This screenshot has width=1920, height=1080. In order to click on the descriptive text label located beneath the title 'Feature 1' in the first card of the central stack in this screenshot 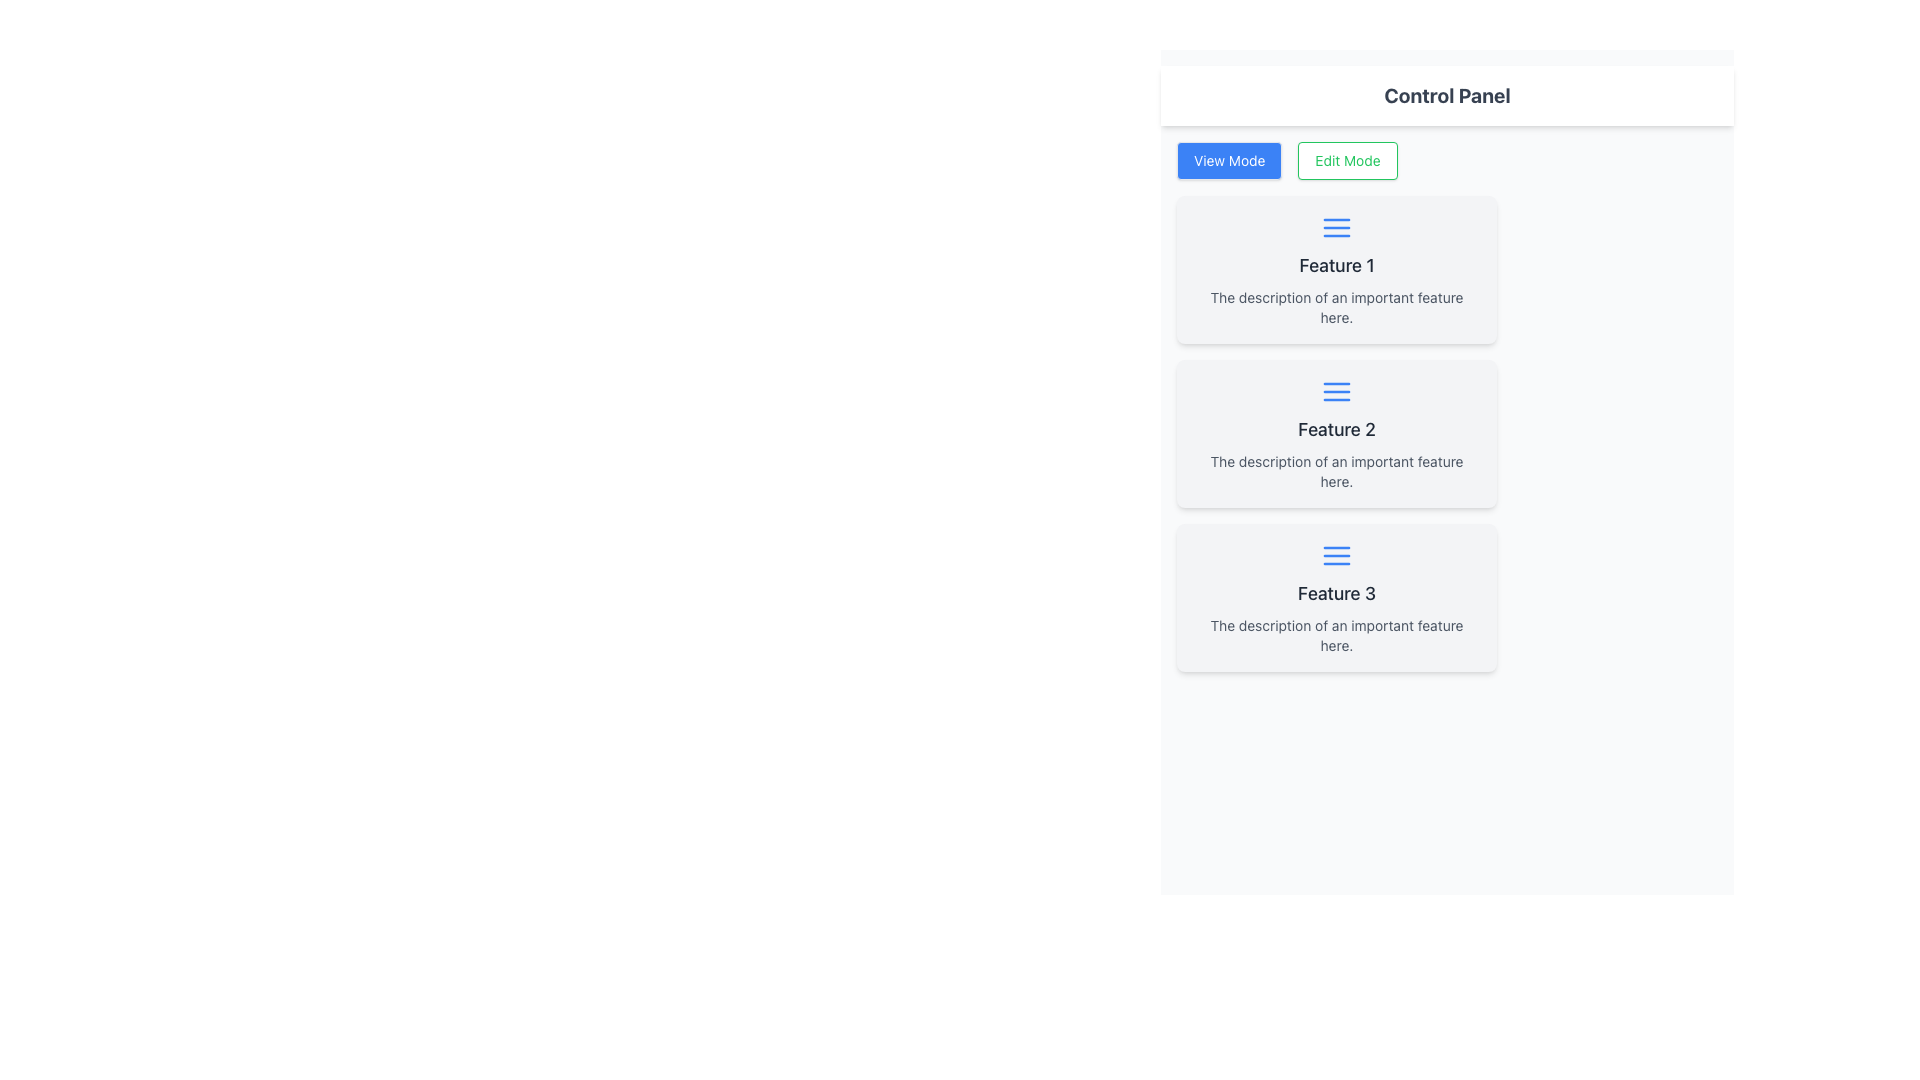, I will do `click(1337, 308)`.